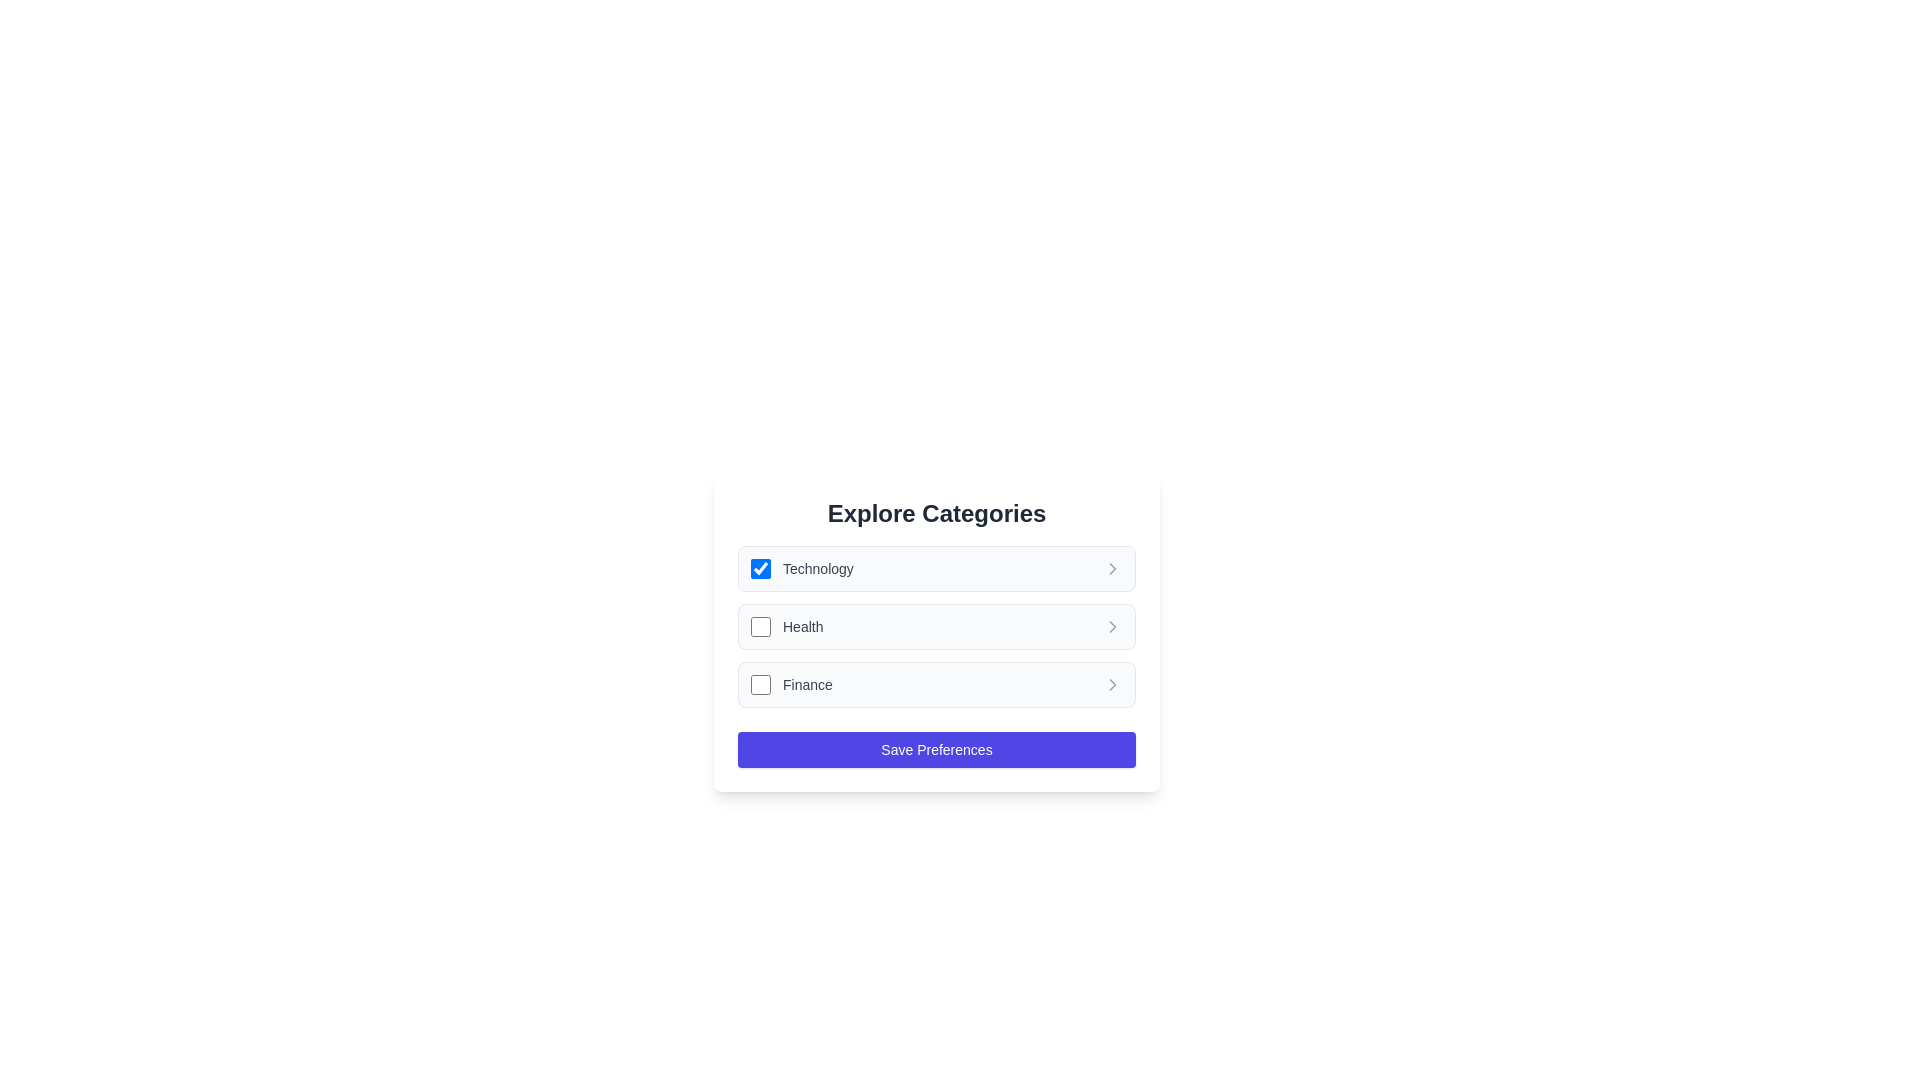  I want to click on the list item Technology to observe its hover effect, so click(935, 569).